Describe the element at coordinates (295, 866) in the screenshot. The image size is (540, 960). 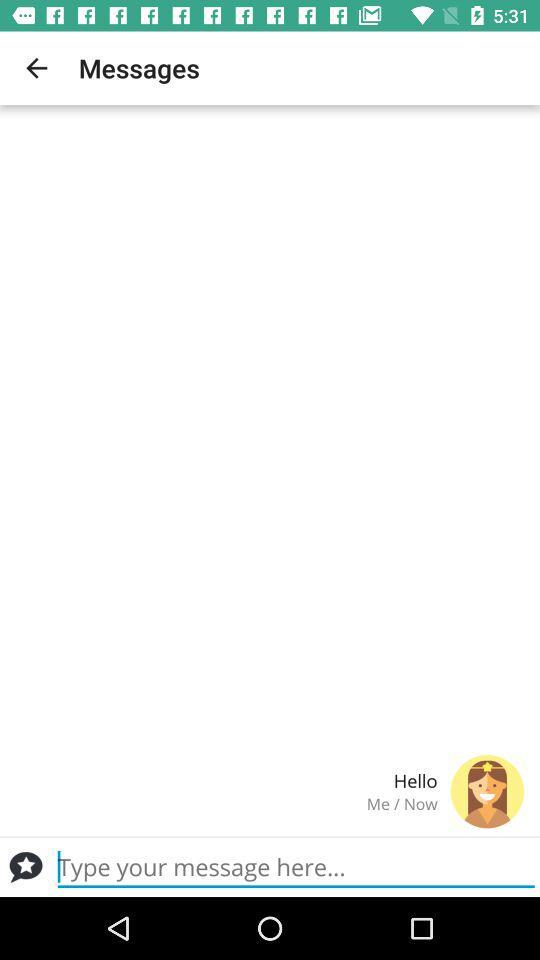
I see `messaging preview box` at that location.